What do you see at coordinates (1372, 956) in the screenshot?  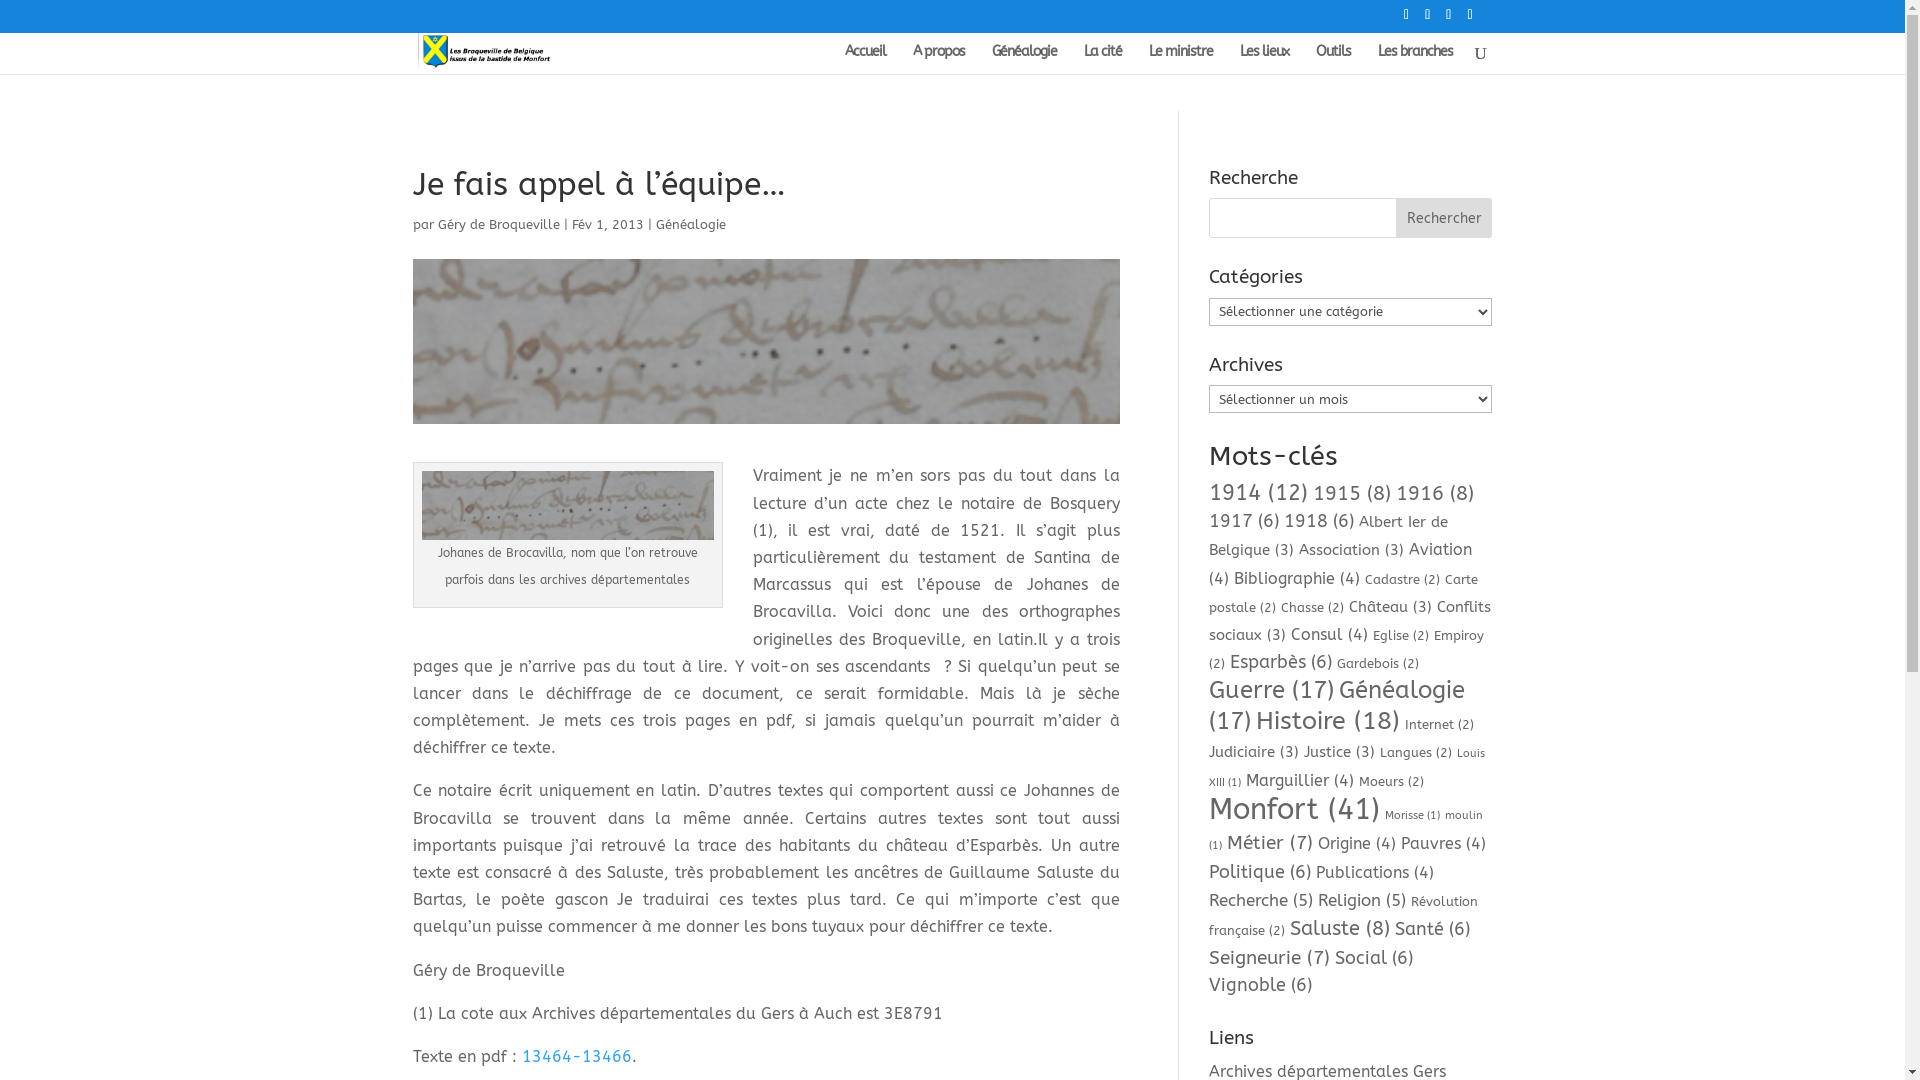 I see `'Social (6)'` at bounding box center [1372, 956].